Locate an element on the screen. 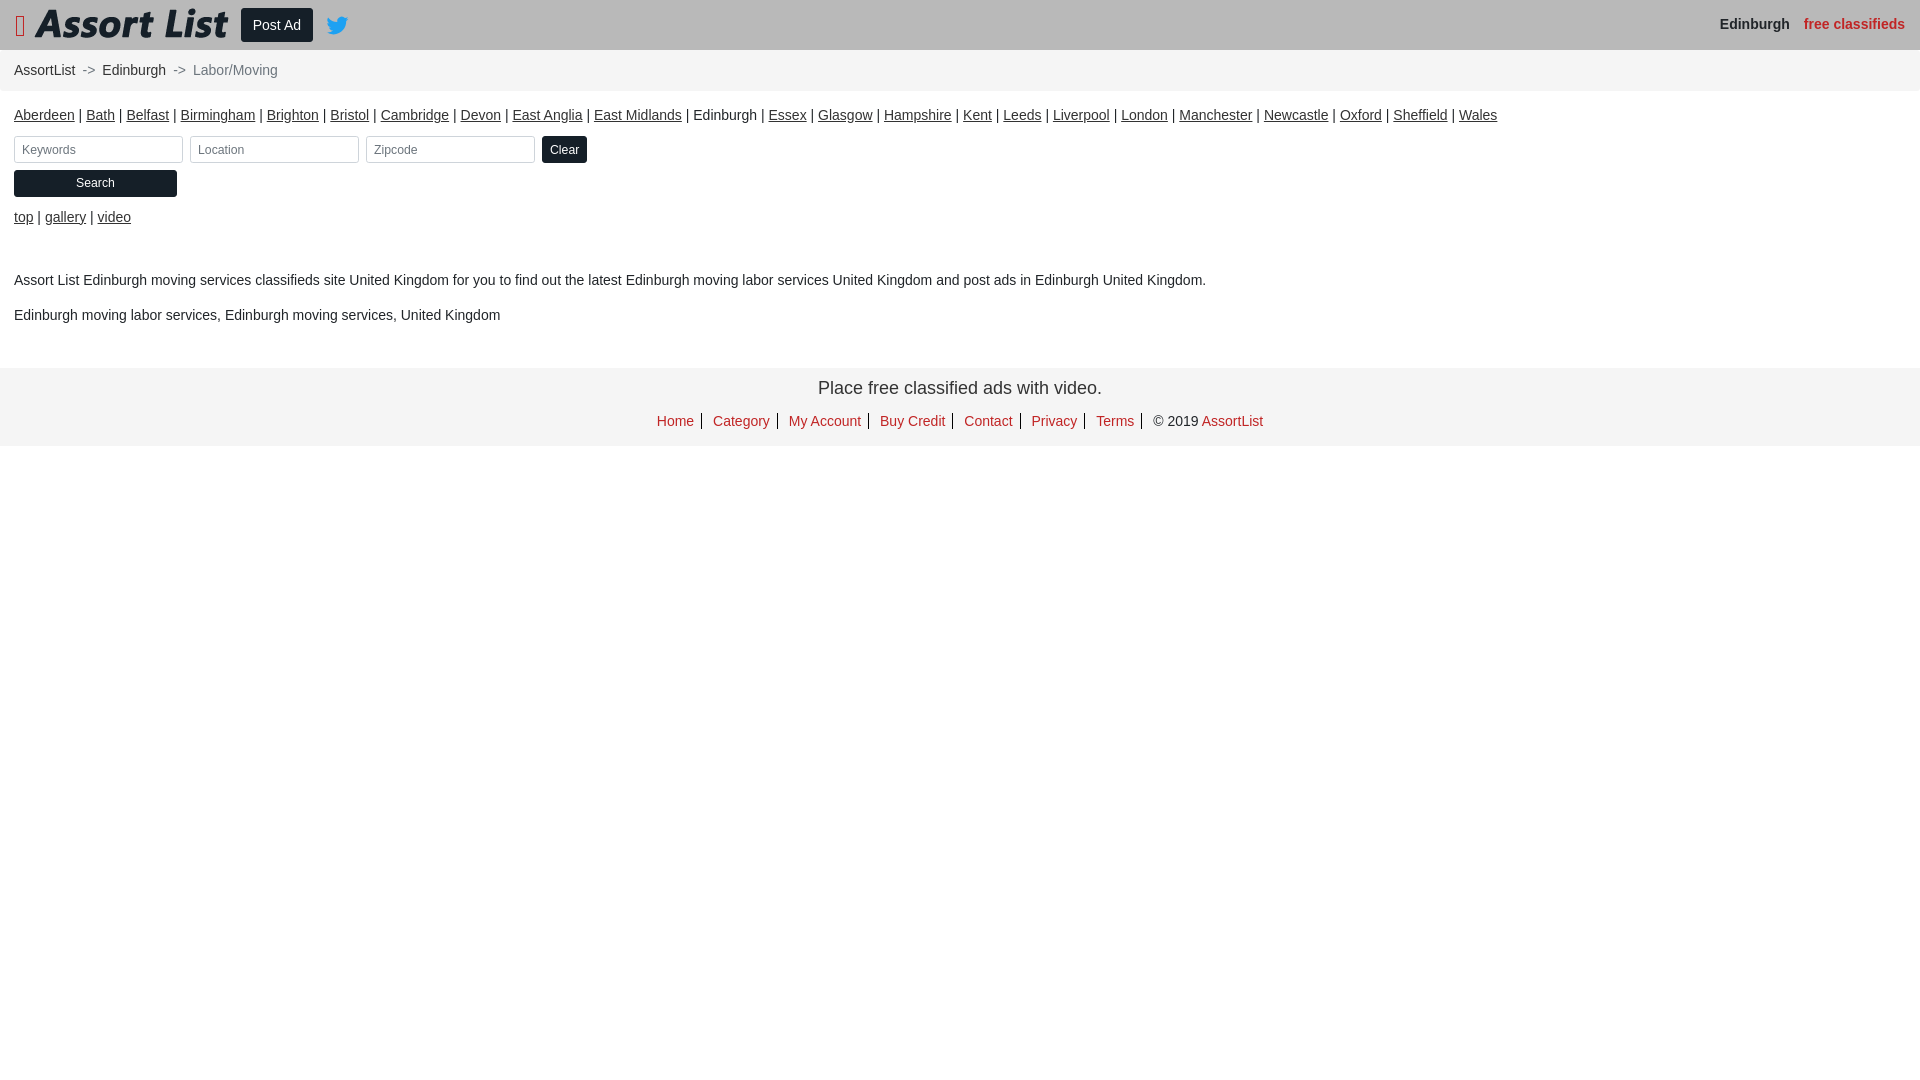 The width and height of the screenshot is (1920, 1080). 'Category' is located at coordinates (740, 419).